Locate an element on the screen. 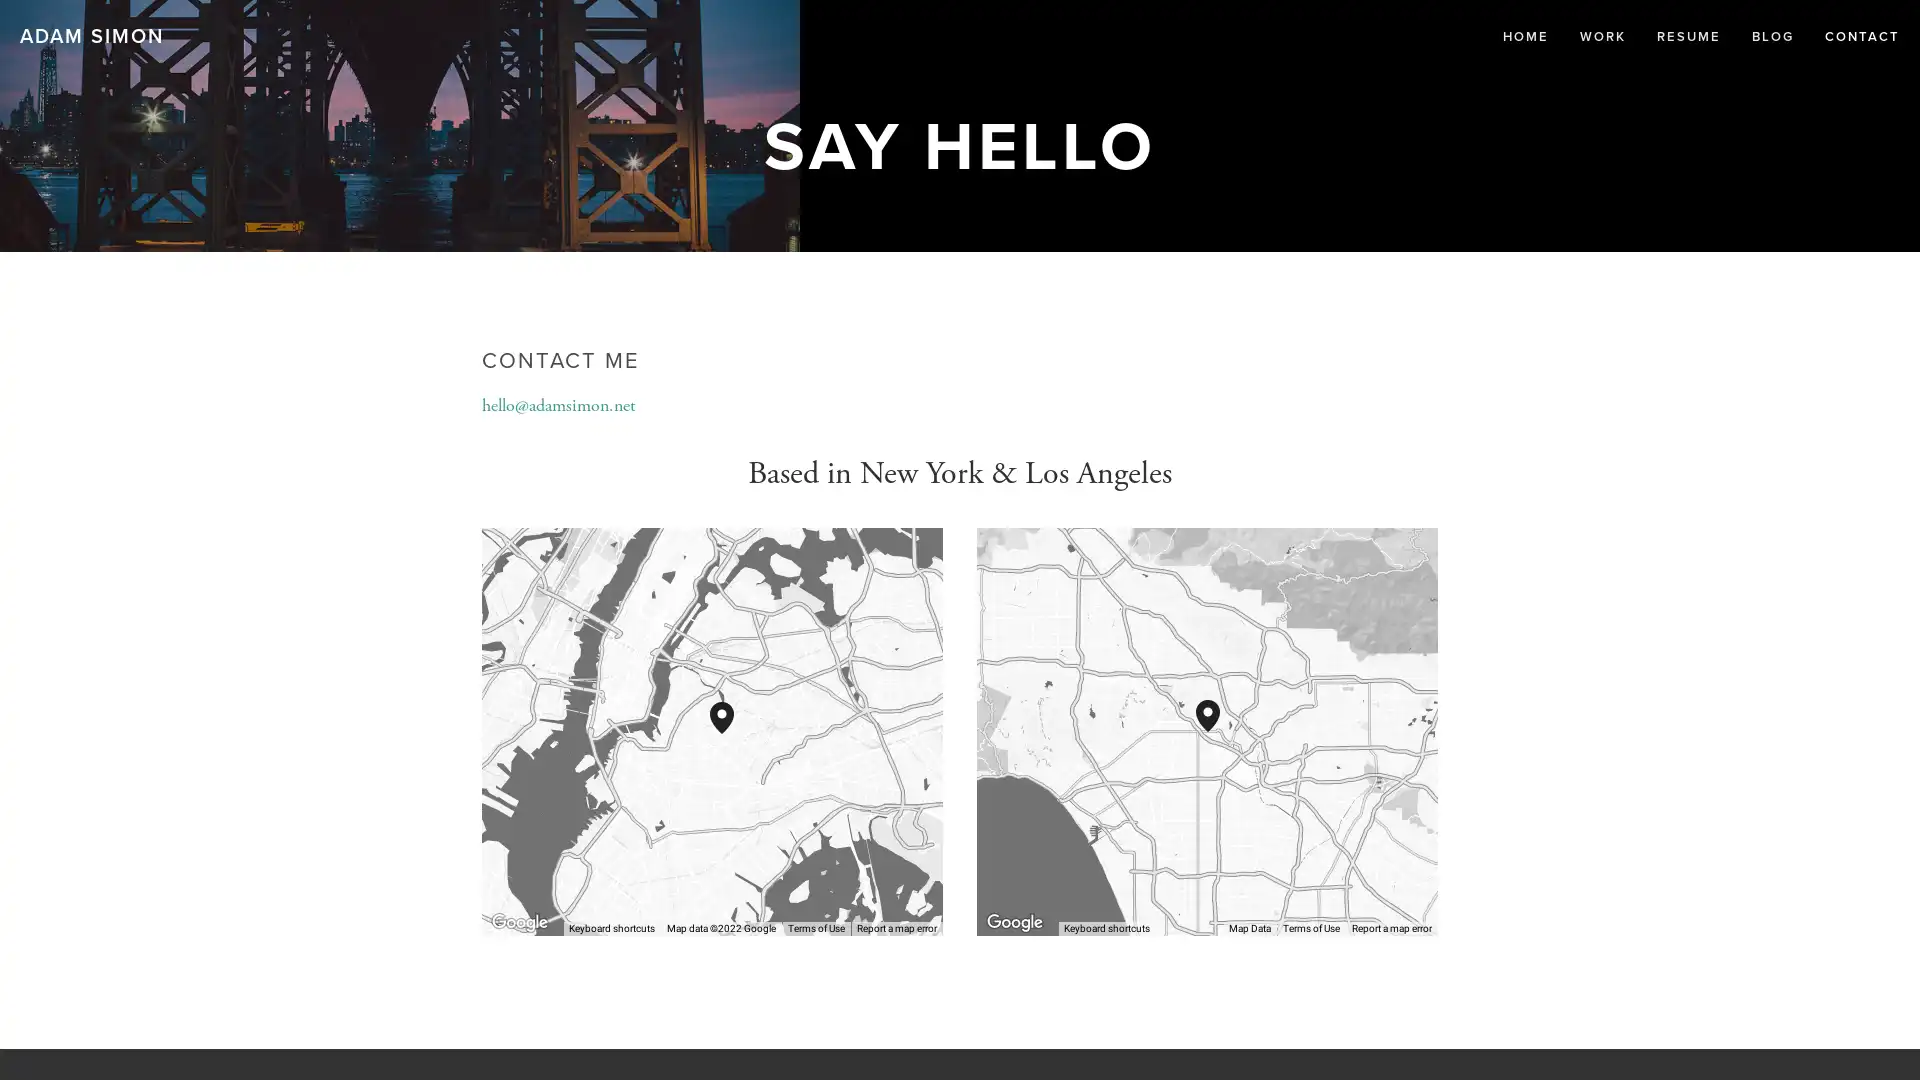 The image size is (1920, 1080). 1016 N Heliotrope Dr Los Angeles, CA, 90029, United States is located at coordinates (1218, 731).